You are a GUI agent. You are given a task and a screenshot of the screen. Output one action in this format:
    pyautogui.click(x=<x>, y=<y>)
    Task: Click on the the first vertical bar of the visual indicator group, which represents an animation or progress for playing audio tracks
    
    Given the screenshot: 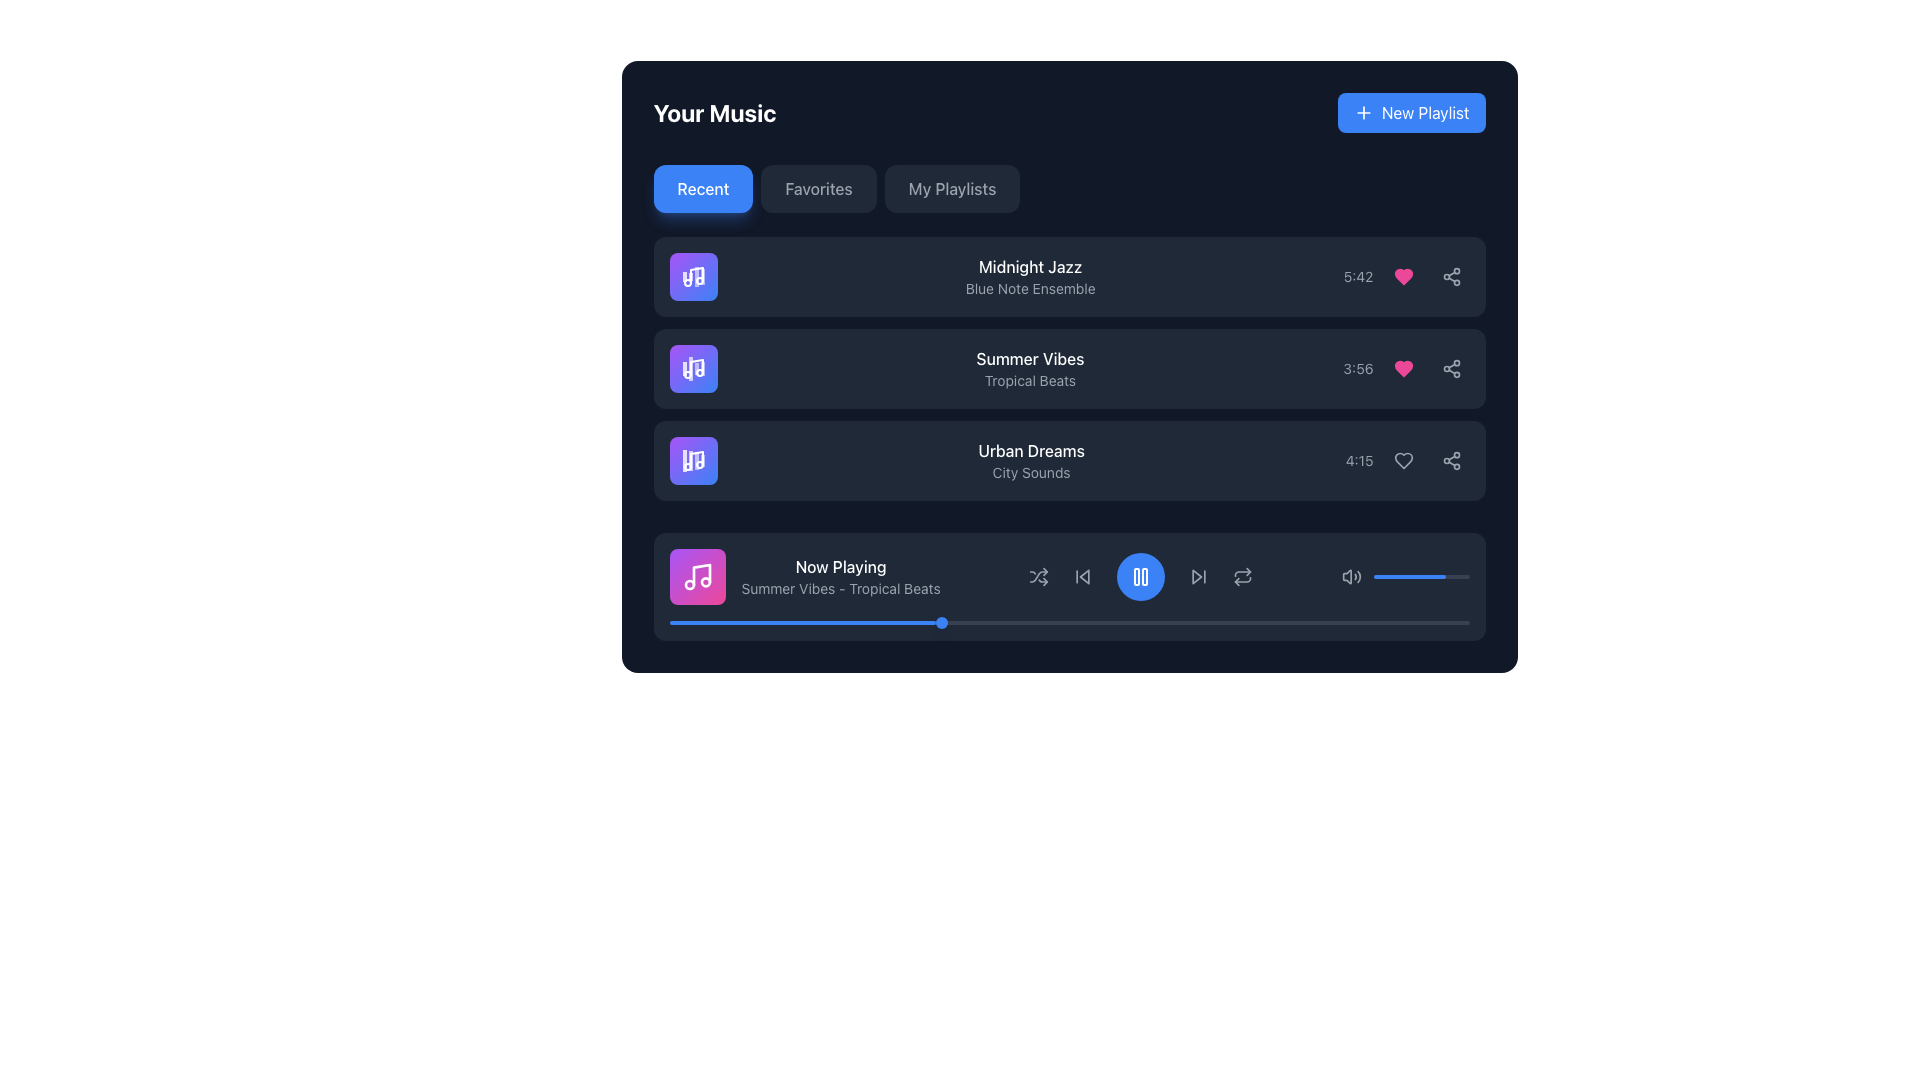 What is the action you would take?
    pyautogui.click(x=684, y=277)
    